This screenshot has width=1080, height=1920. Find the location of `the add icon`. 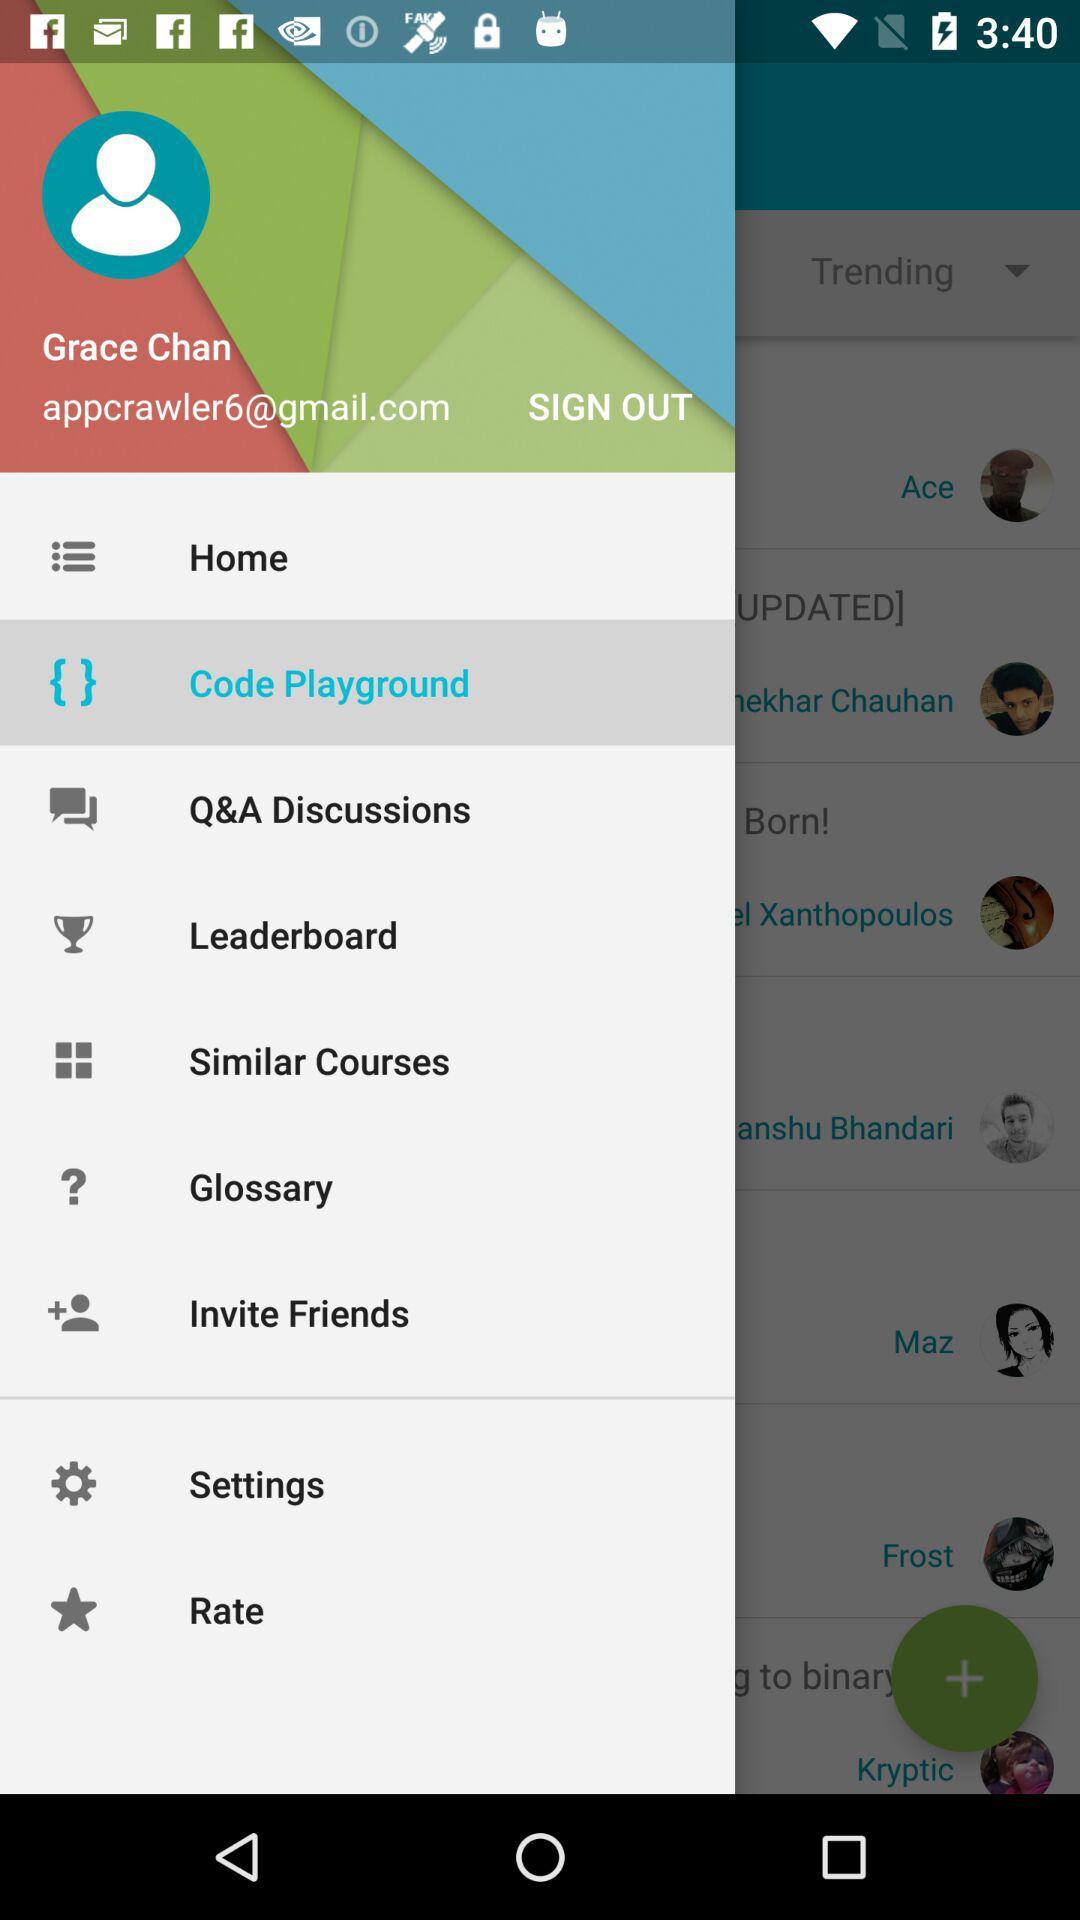

the add icon is located at coordinates (963, 1678).